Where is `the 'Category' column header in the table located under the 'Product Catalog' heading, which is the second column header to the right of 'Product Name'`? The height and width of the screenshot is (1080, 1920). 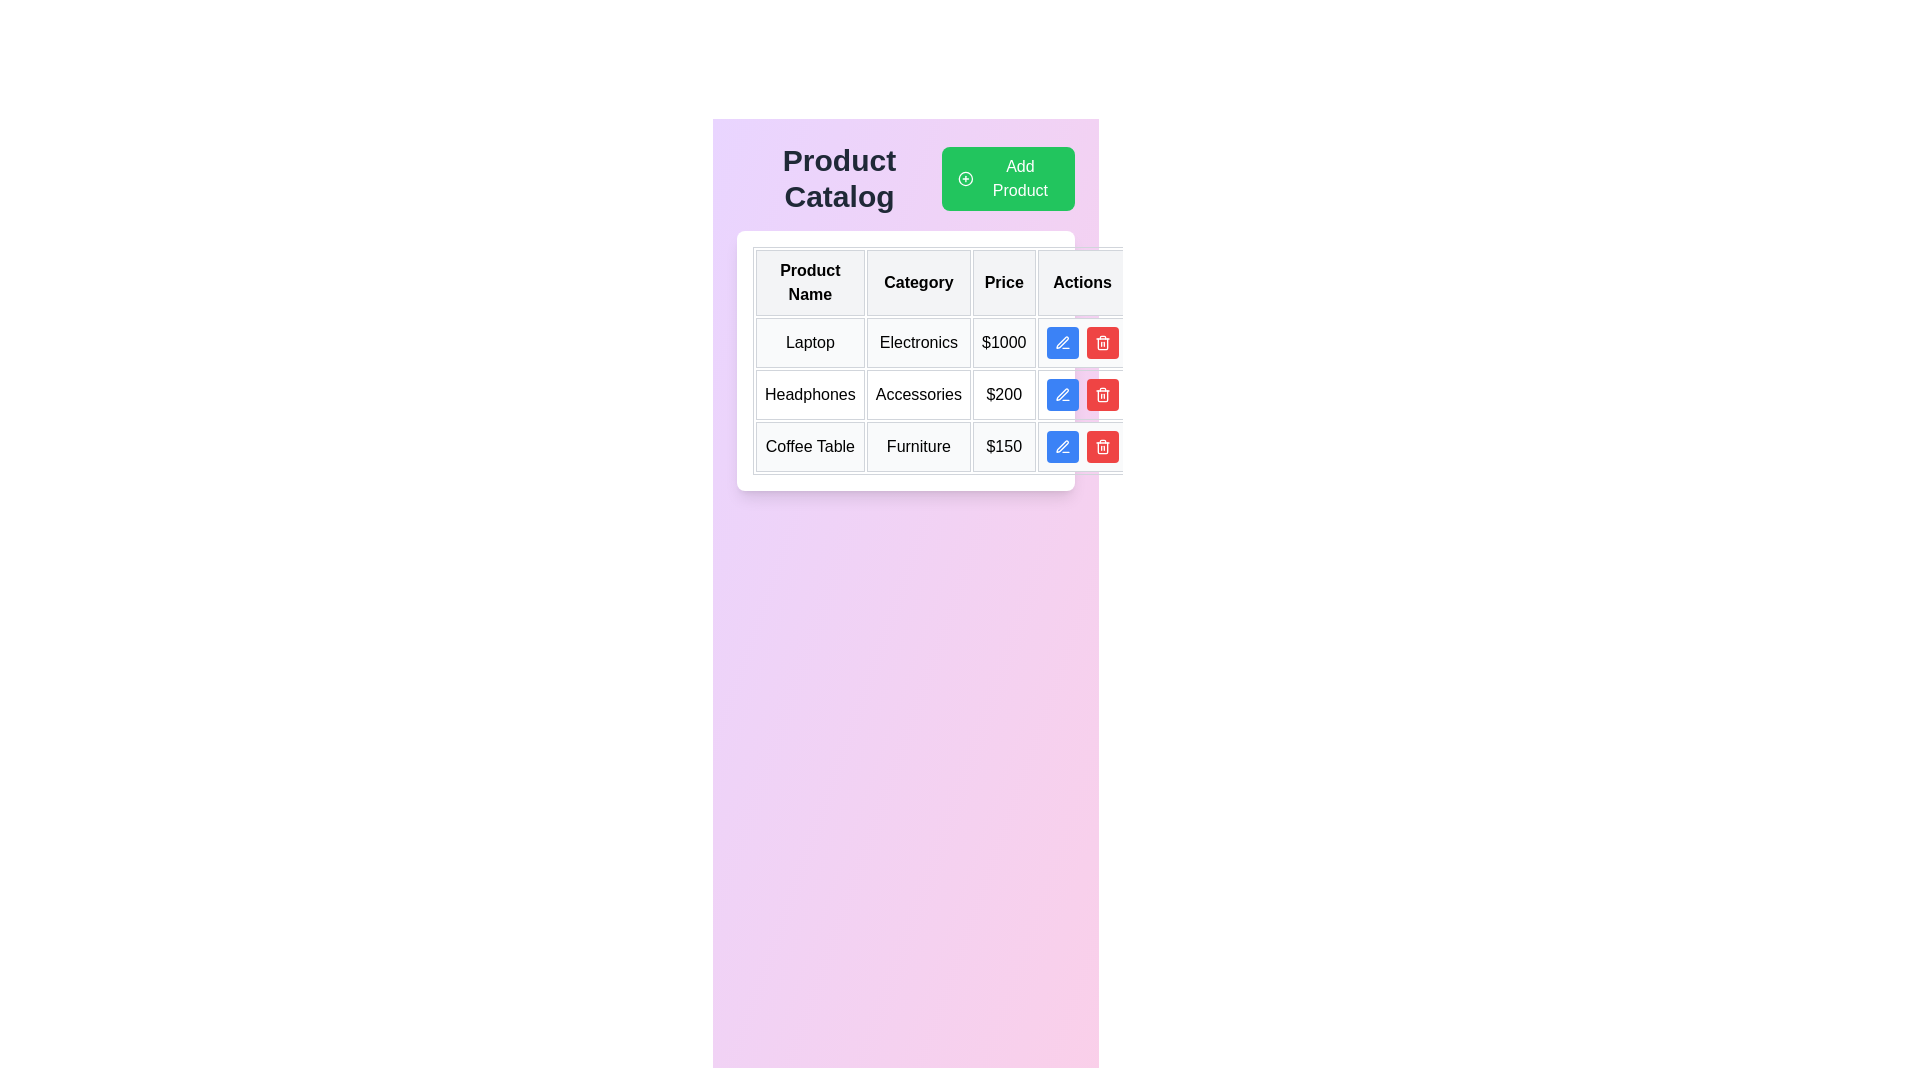
the 'Category' column header in the table located under the 'Product Catalog' heading, which is the second column header to the right of 'Product Name' is located at coordinates (917, 282).